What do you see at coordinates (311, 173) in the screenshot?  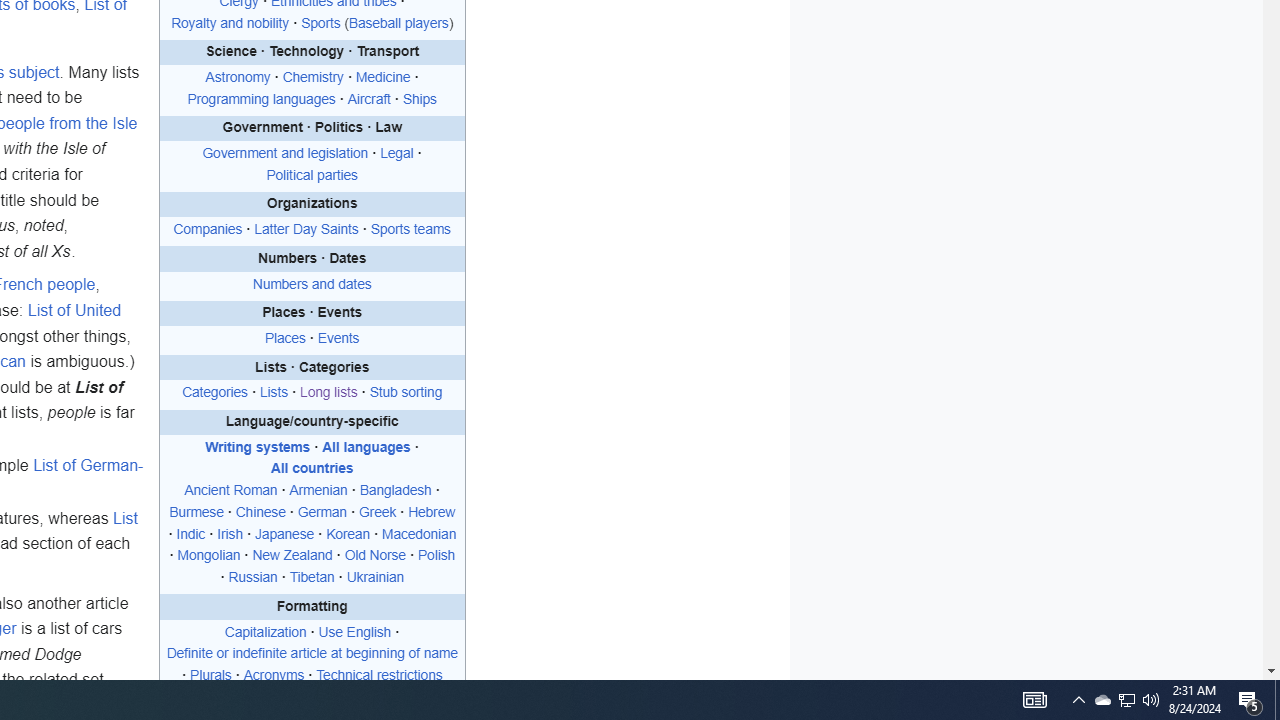 I see `'Political parties'` at bounding box center [311, 173].